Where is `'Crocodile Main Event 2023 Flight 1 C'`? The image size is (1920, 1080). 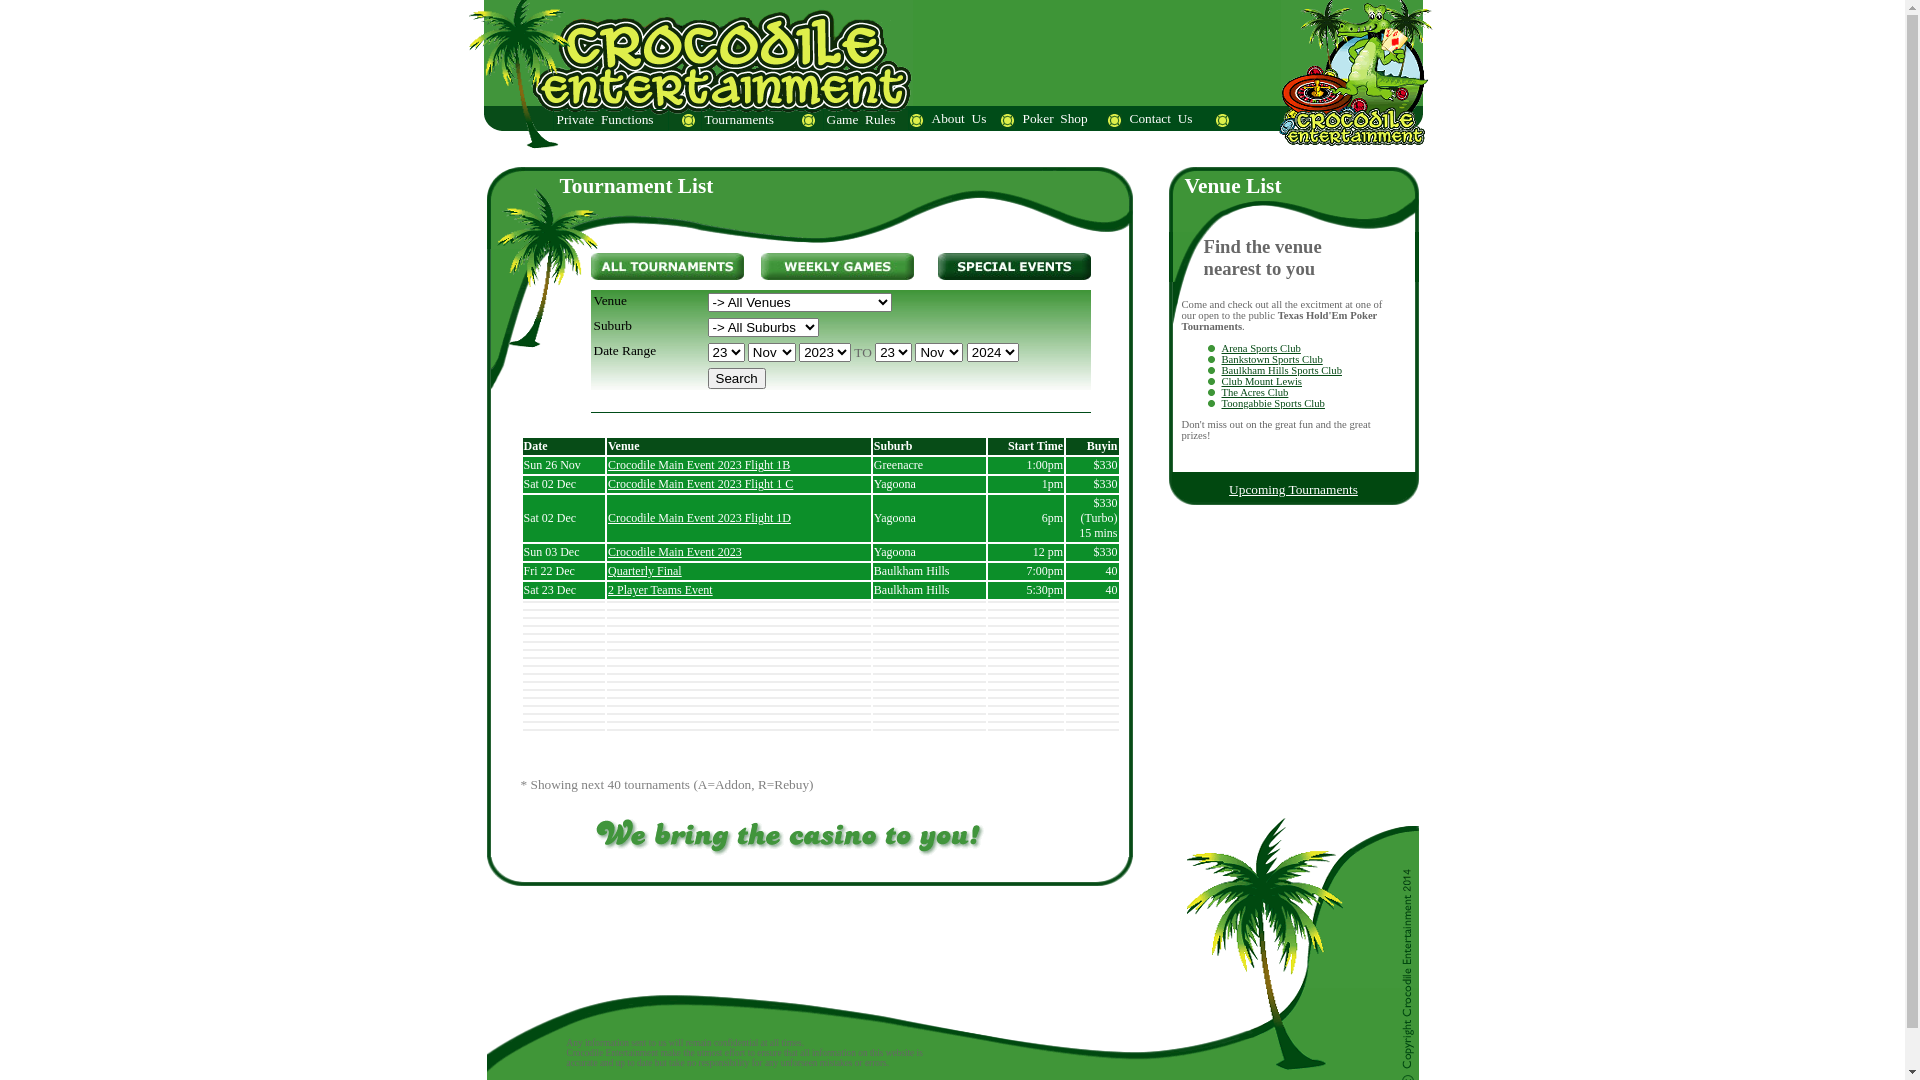 'Crocodile Main Event 2023 Flight 1 C' is located at coordinates (607, 483).